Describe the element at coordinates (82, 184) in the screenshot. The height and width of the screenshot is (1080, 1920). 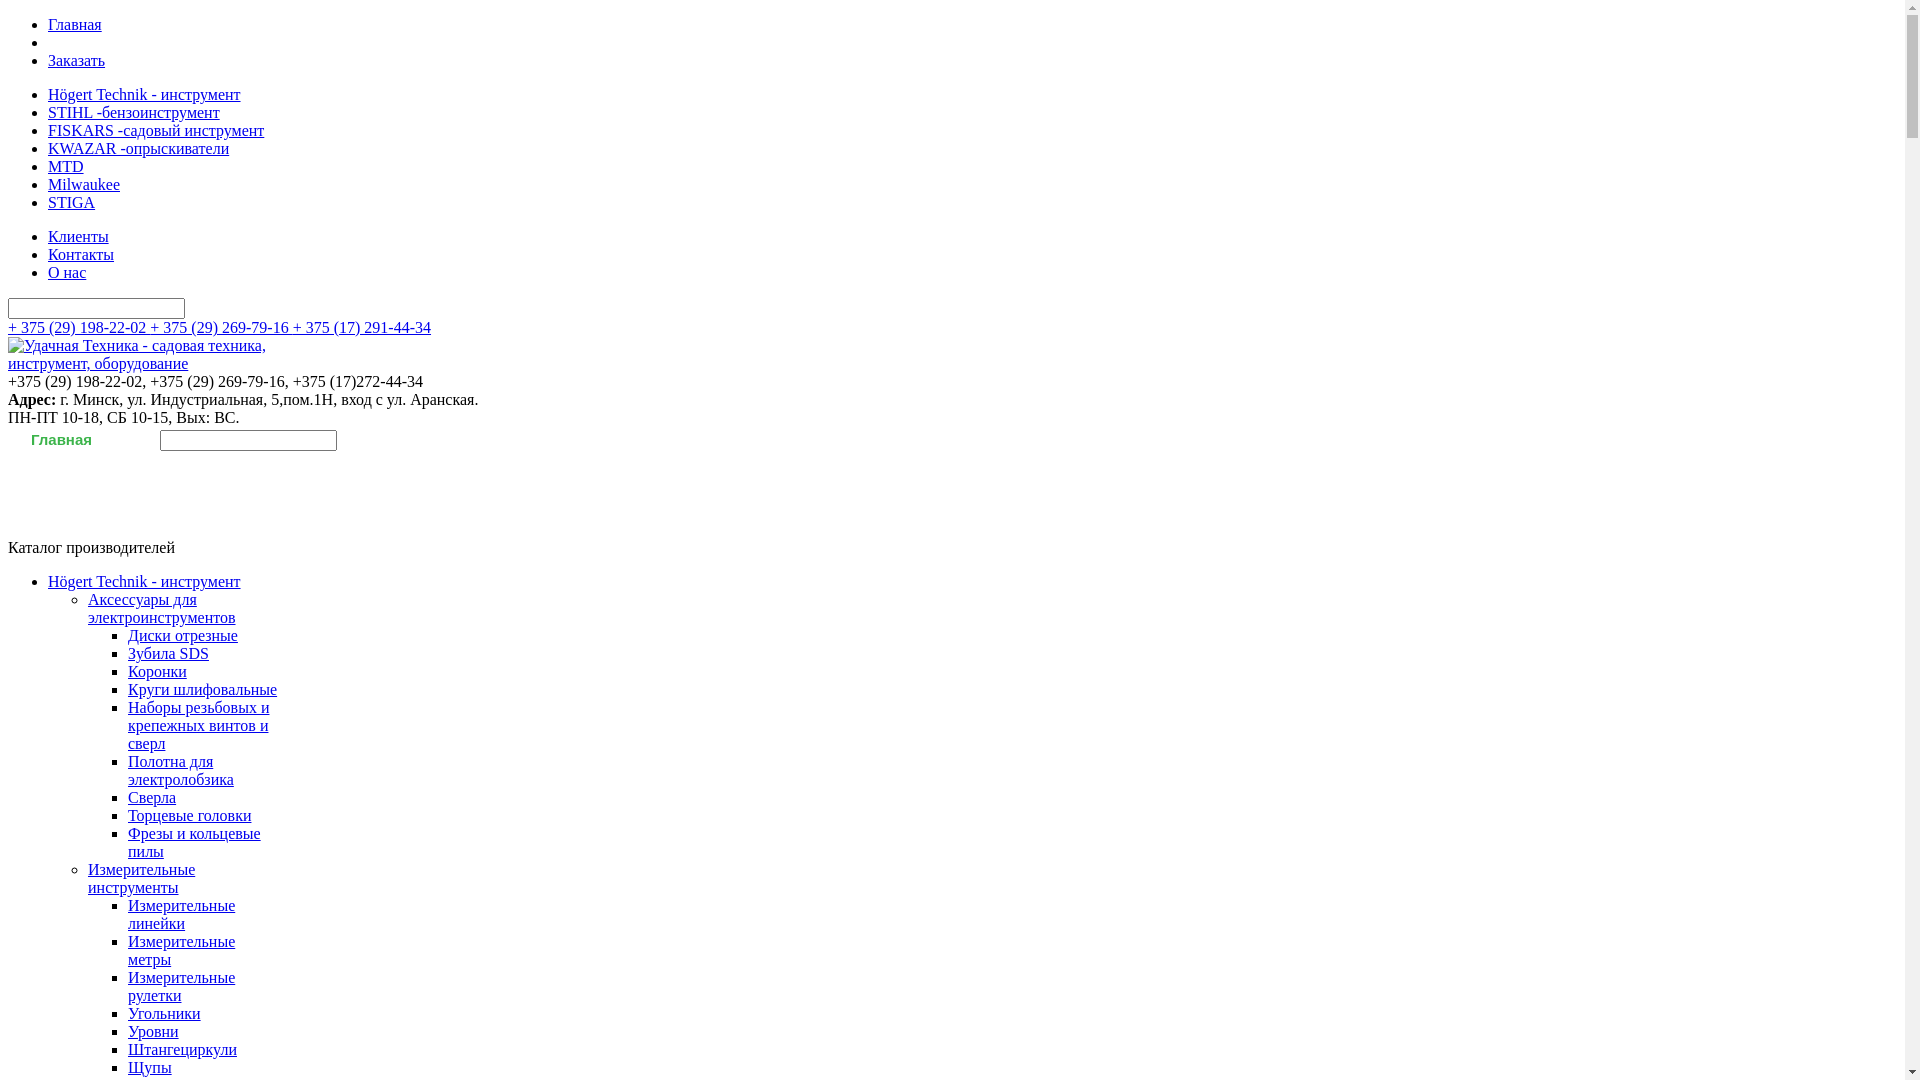
I see `'Milwaukee'` at that location.